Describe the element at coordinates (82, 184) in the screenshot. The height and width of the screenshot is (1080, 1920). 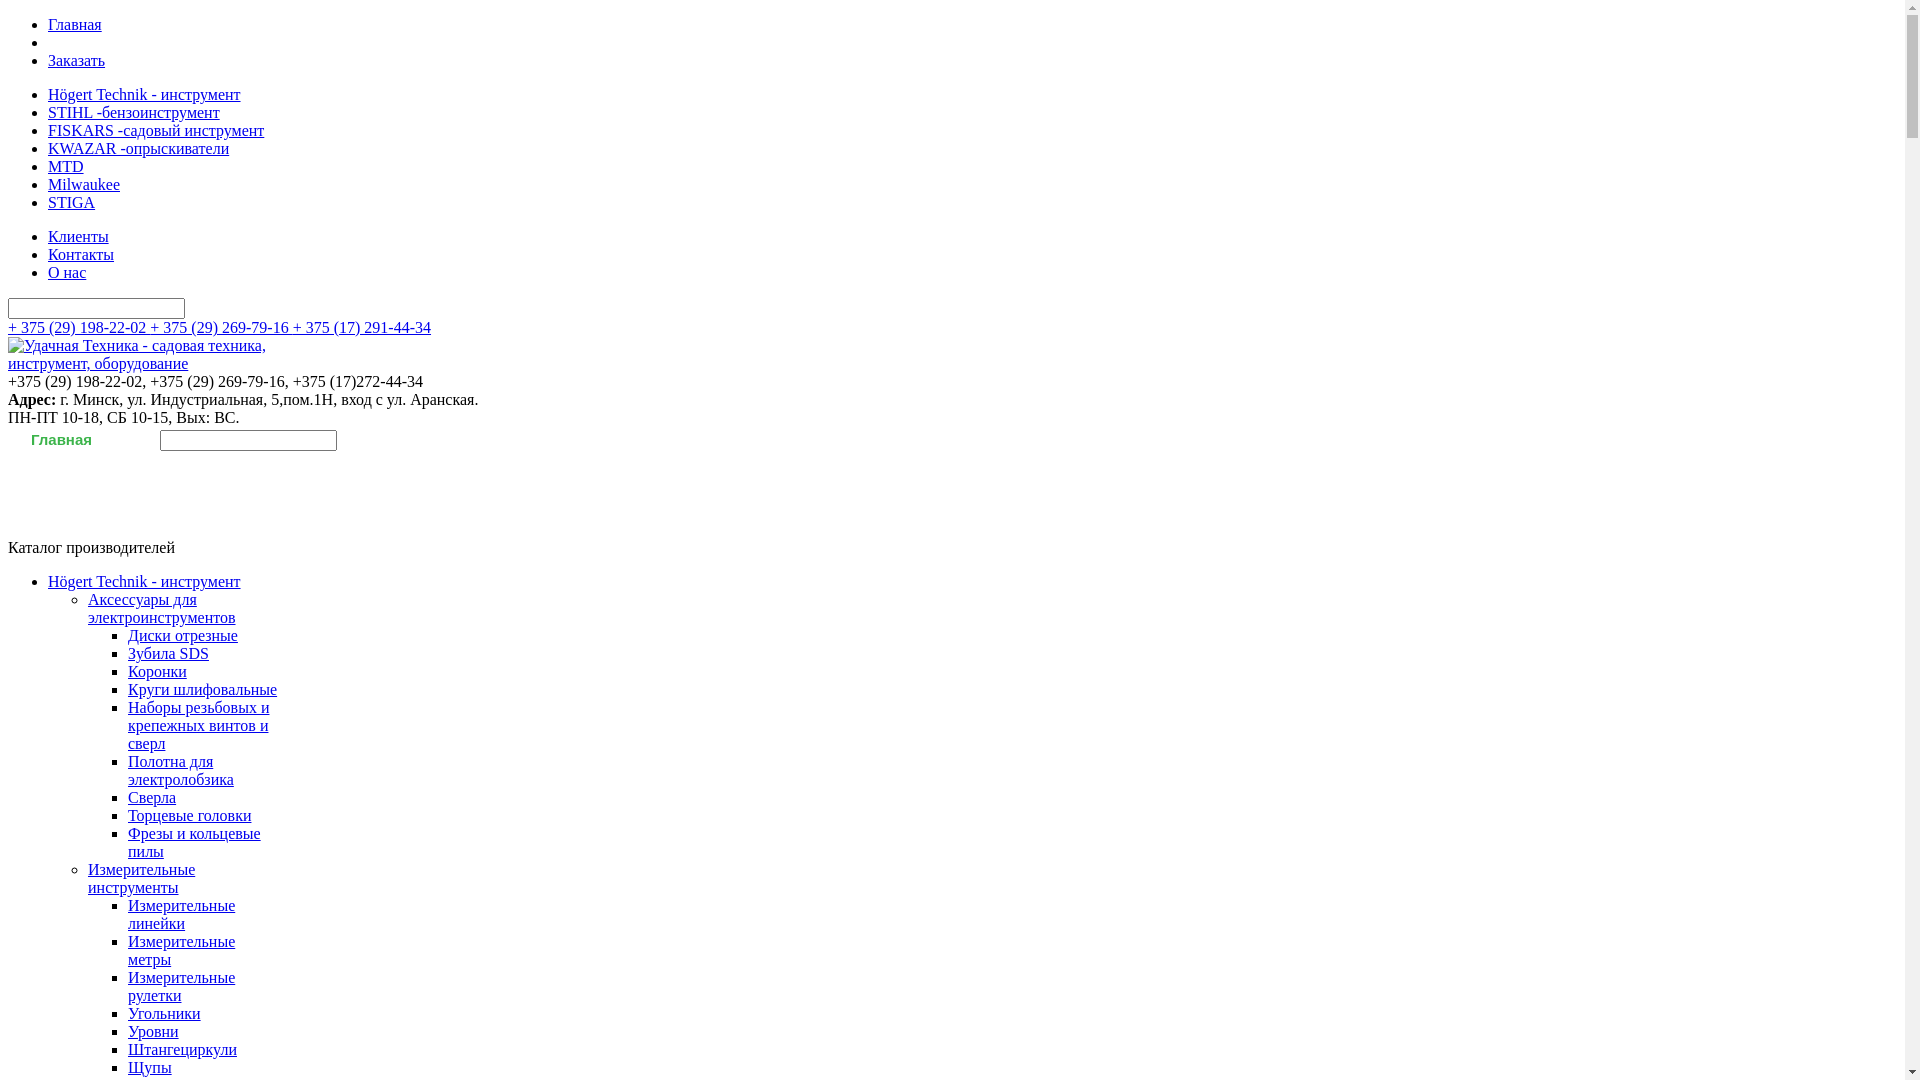
I see `'Milwaukee'` at that location.